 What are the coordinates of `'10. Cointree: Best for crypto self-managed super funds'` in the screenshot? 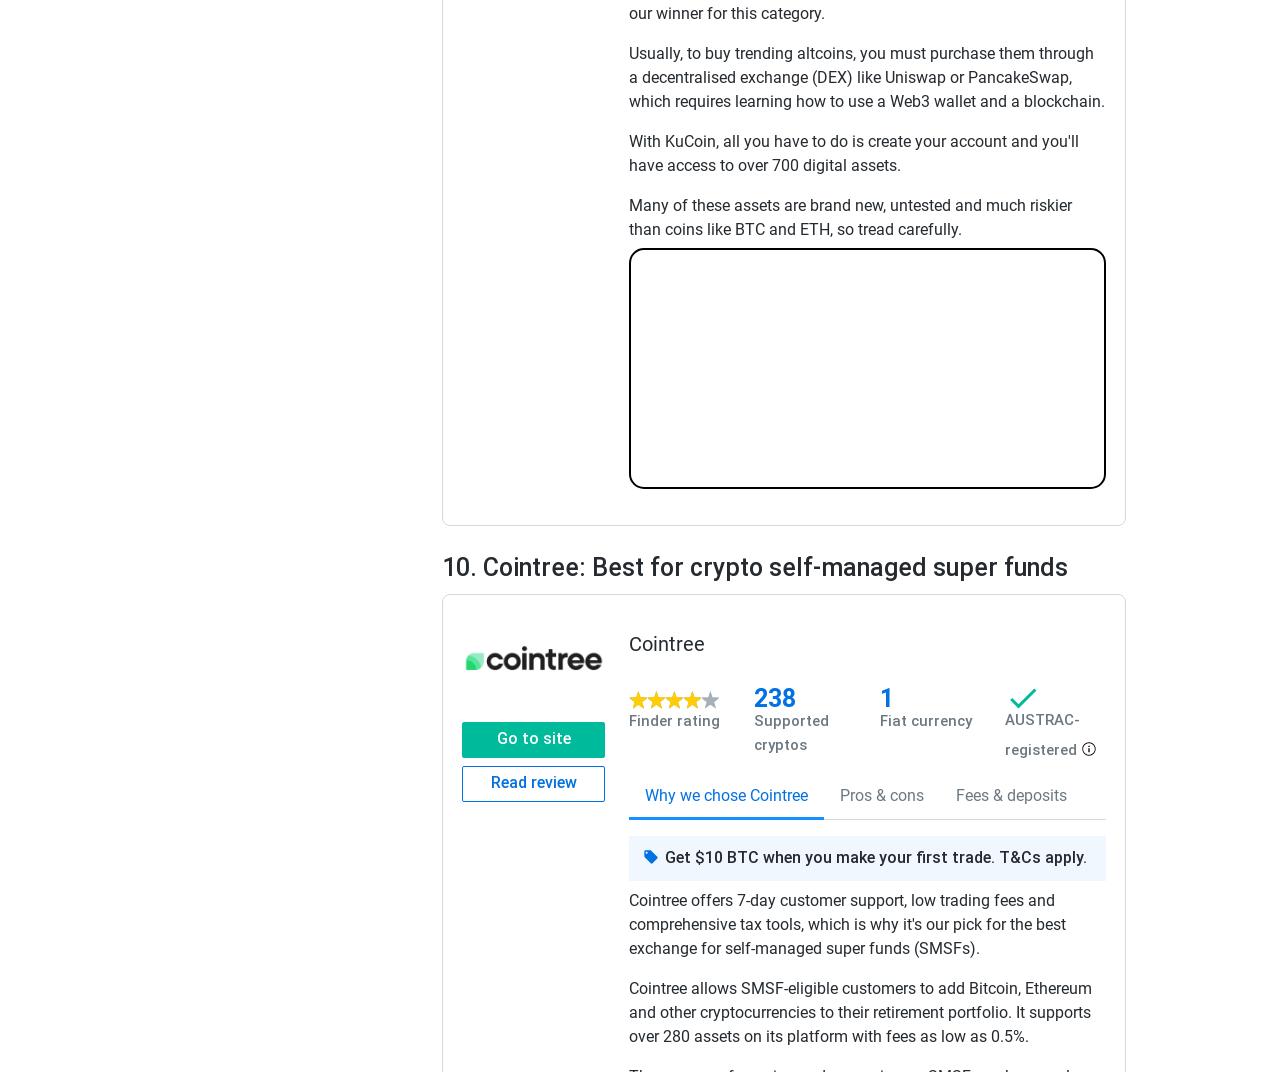 It's located at (753, 565).